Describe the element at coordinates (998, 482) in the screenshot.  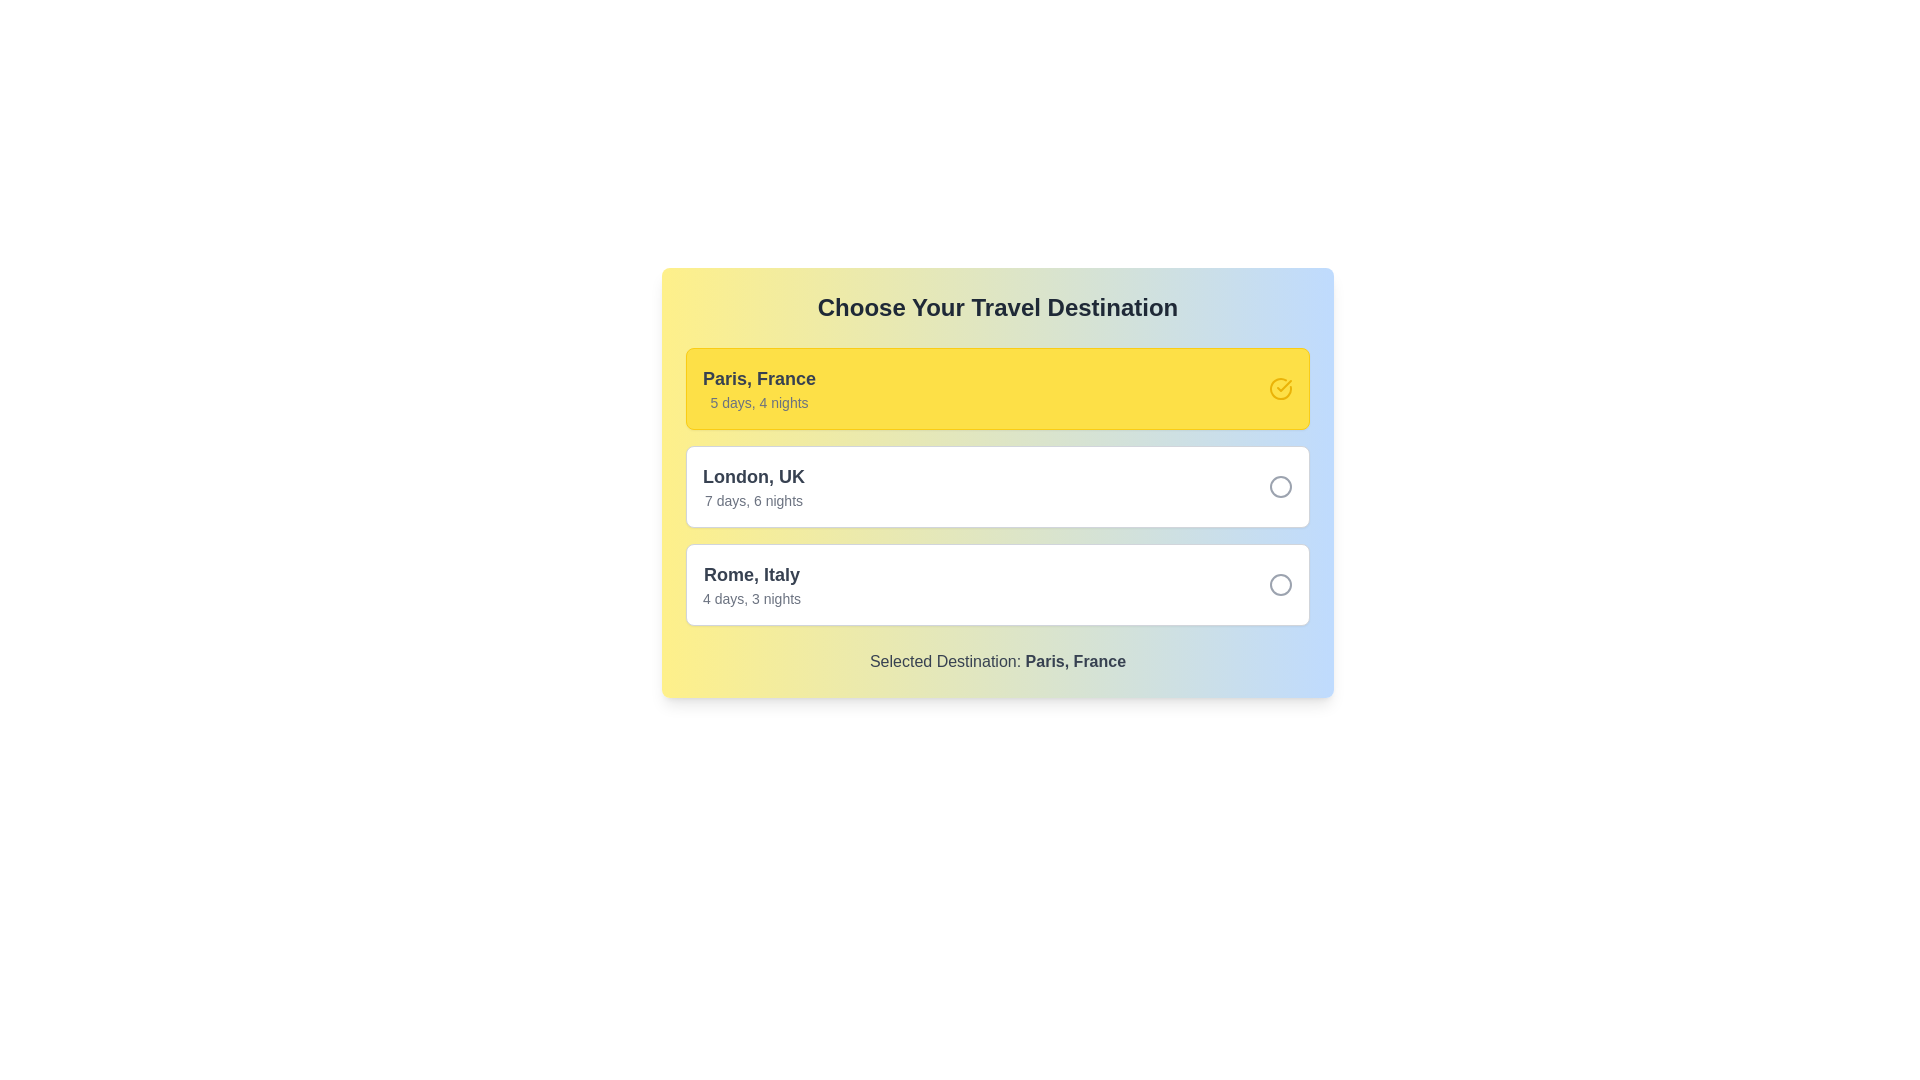
I see `the travel destination card displaying information about 'London, UK', which is the second card in a vertical stack of three, featuring a white background, gray border, and rounded corners` at that location.